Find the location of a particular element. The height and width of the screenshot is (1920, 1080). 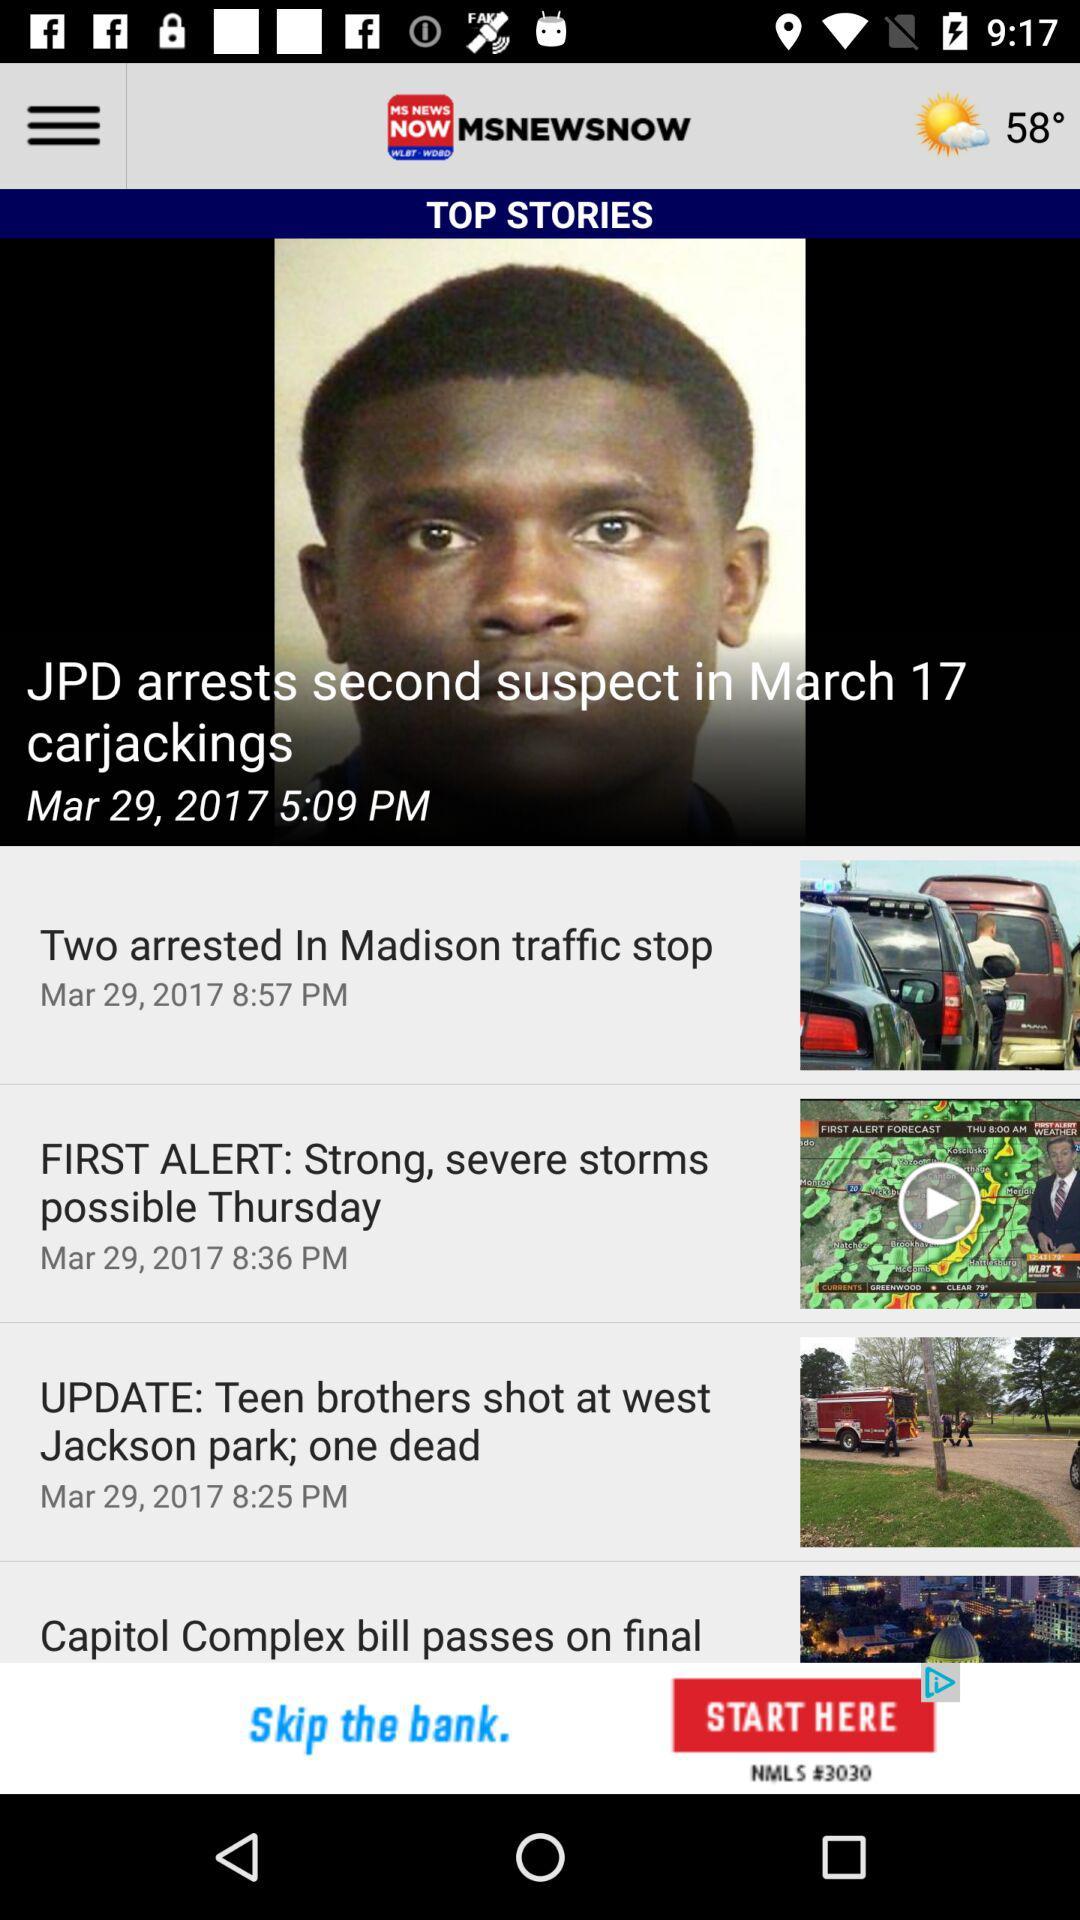

the menu icon is located at coordinates (61, 124).